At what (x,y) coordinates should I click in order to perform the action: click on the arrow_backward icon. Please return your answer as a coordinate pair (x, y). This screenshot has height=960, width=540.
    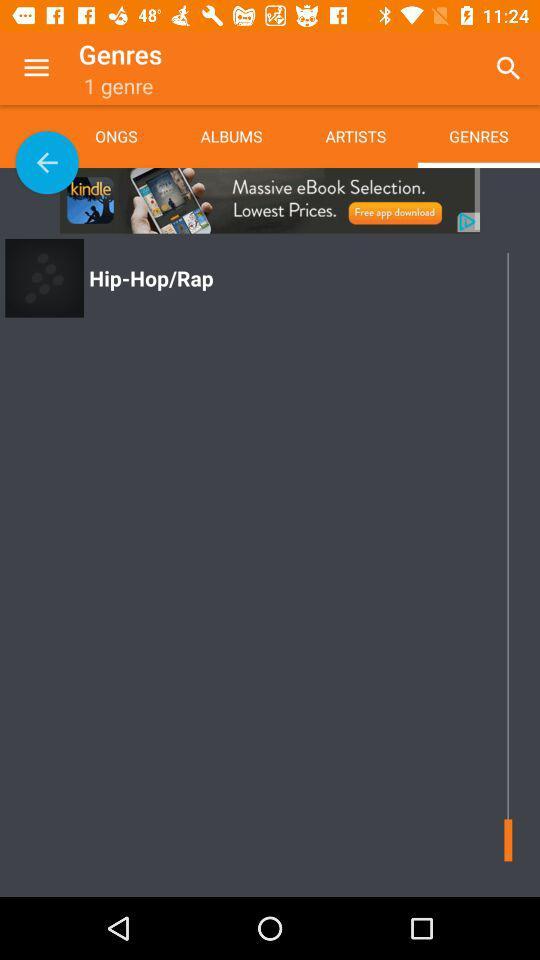
    Looking at the image, I should click on (47, 161).